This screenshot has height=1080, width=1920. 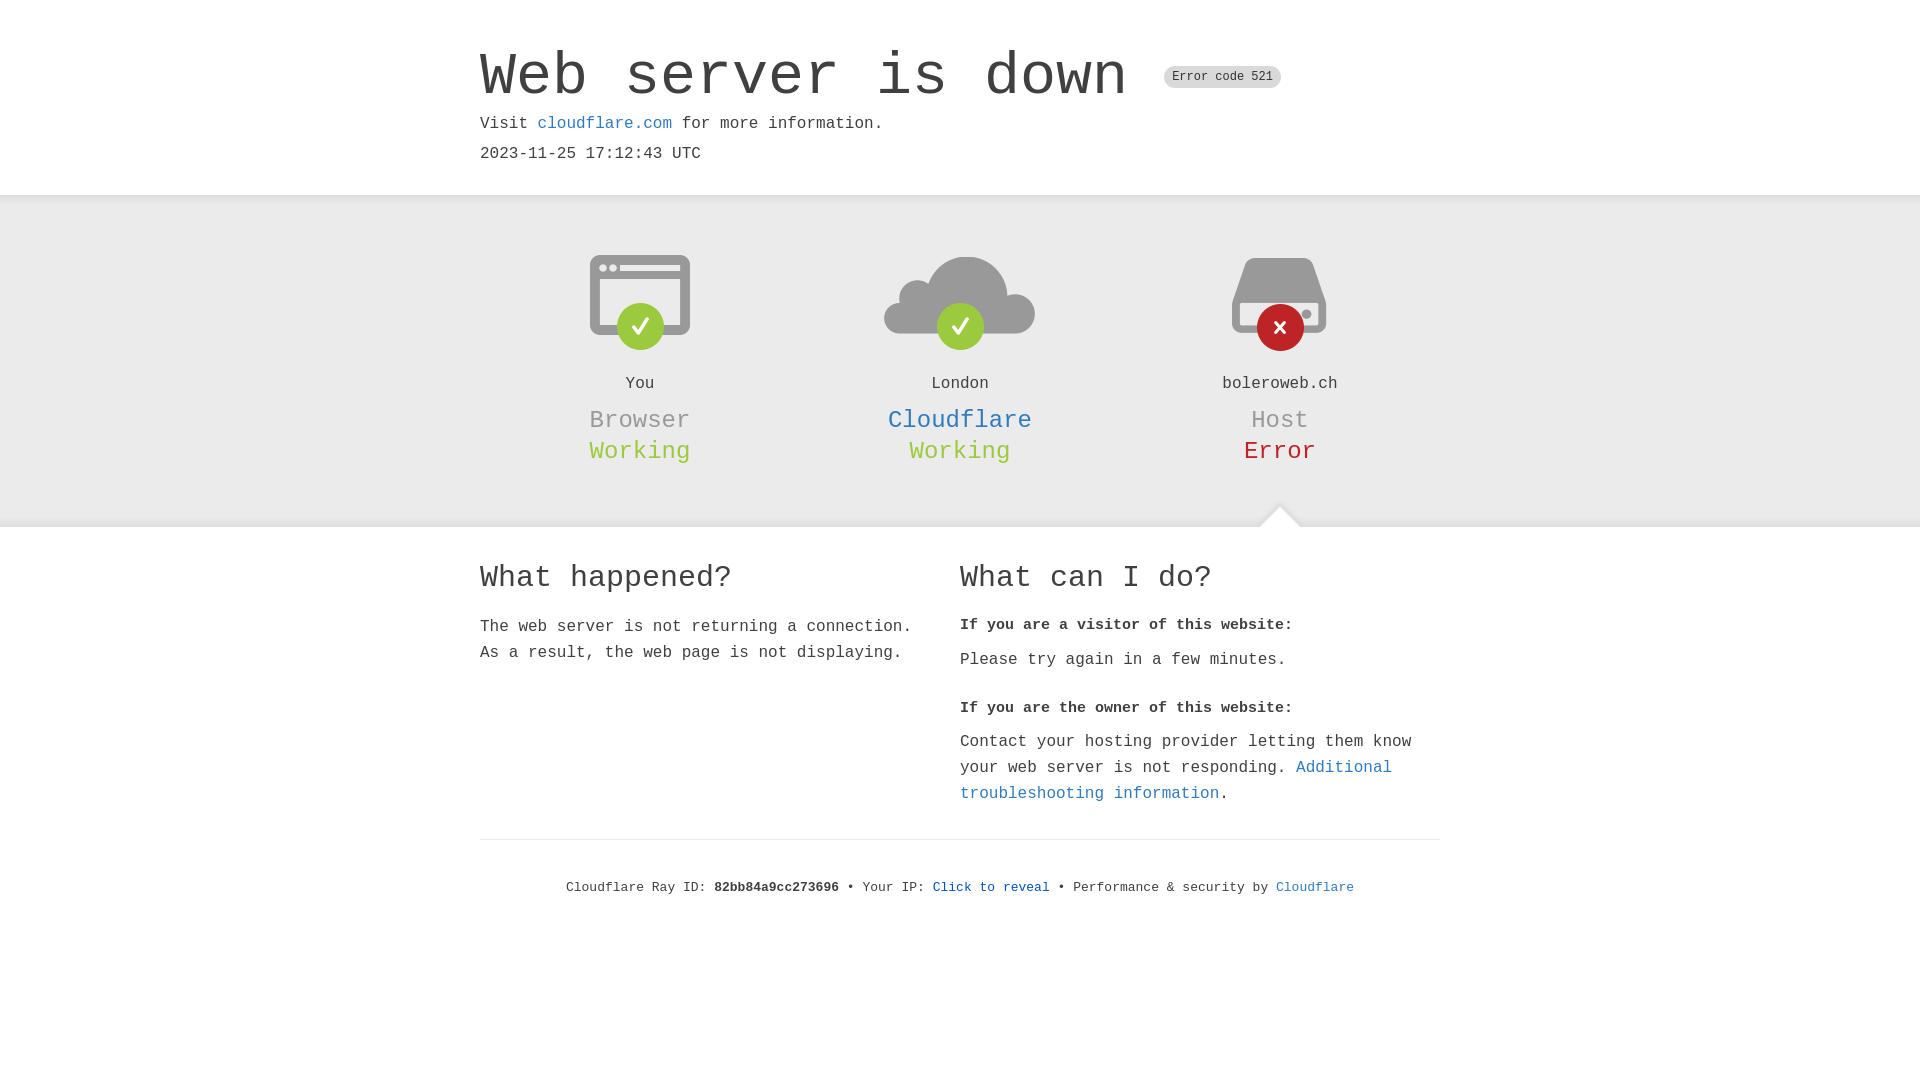 What do you see at coordinates (991, 886) in the screenshot?
I see `'Click to reveal'` at bounding box center [991, 886].